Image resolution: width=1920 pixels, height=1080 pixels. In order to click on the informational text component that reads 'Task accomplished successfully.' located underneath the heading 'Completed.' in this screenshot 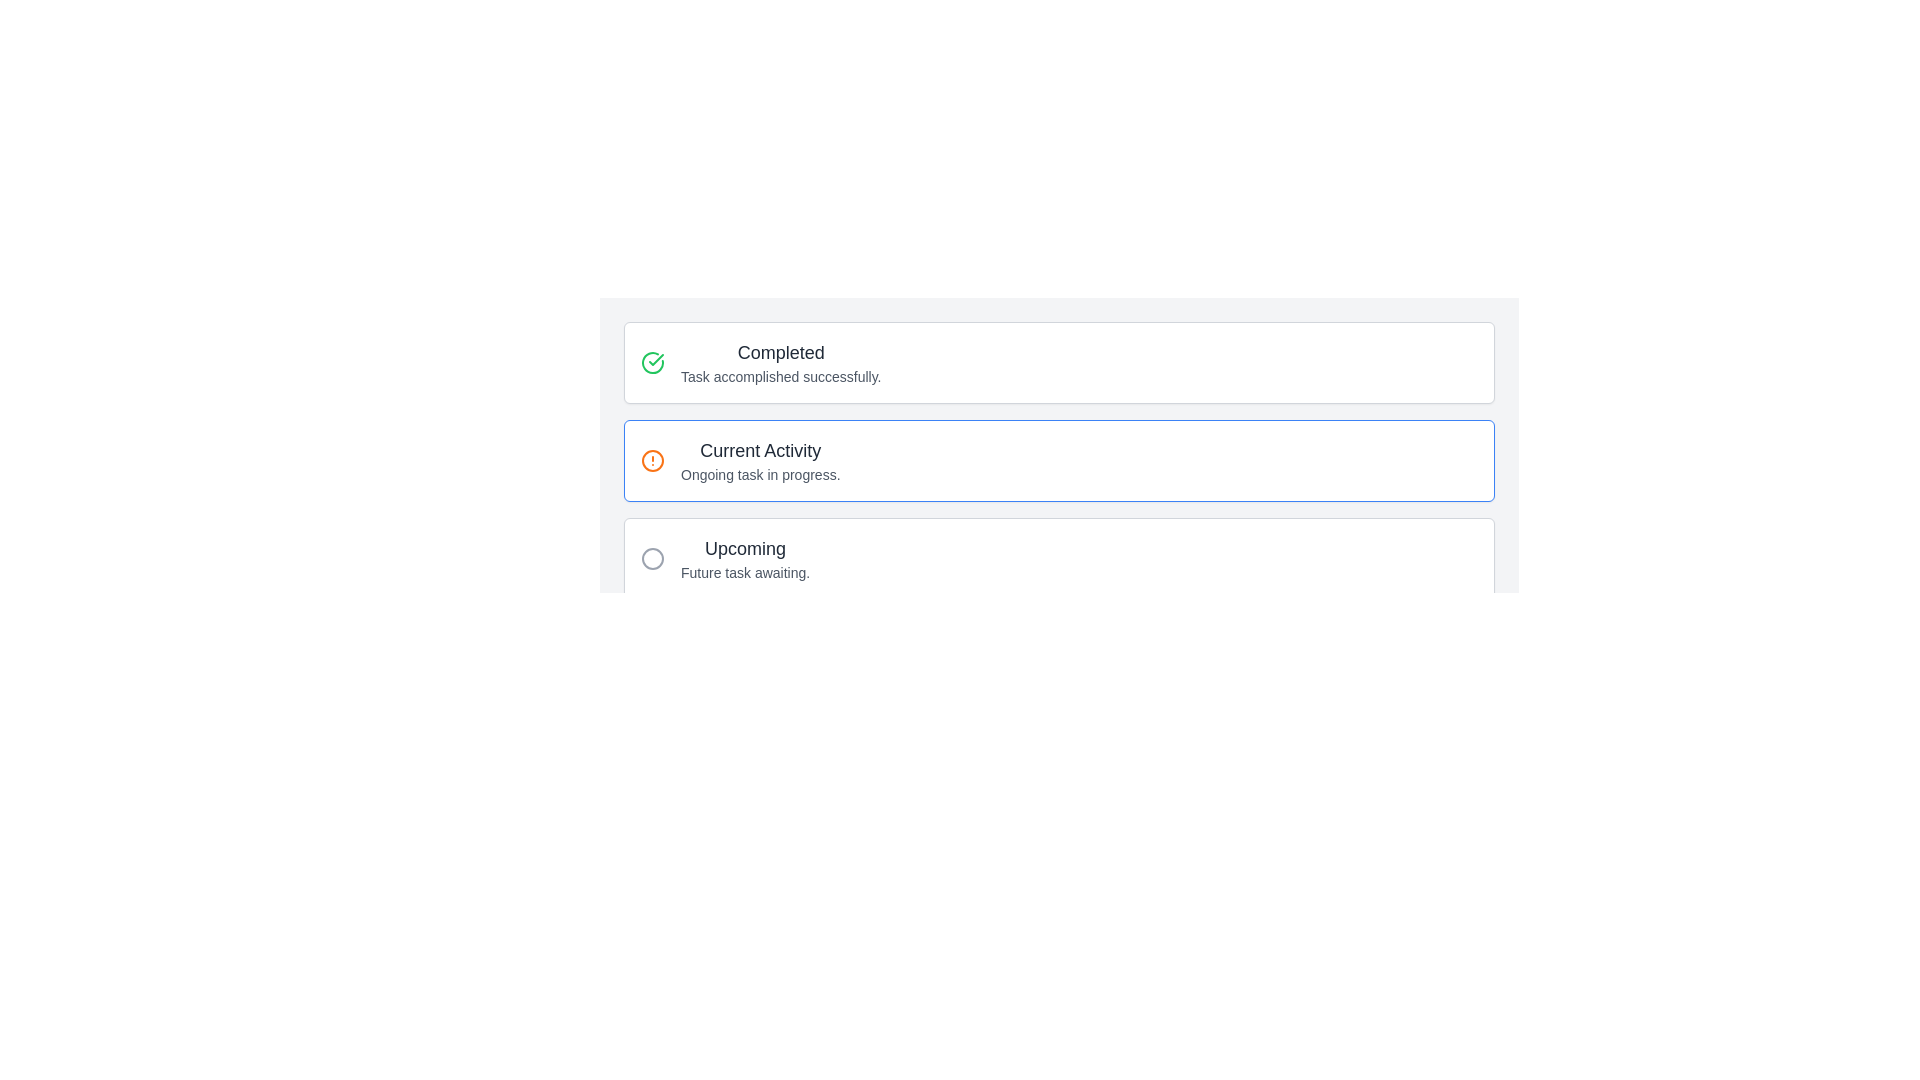, I will do `click(780, 377)`.